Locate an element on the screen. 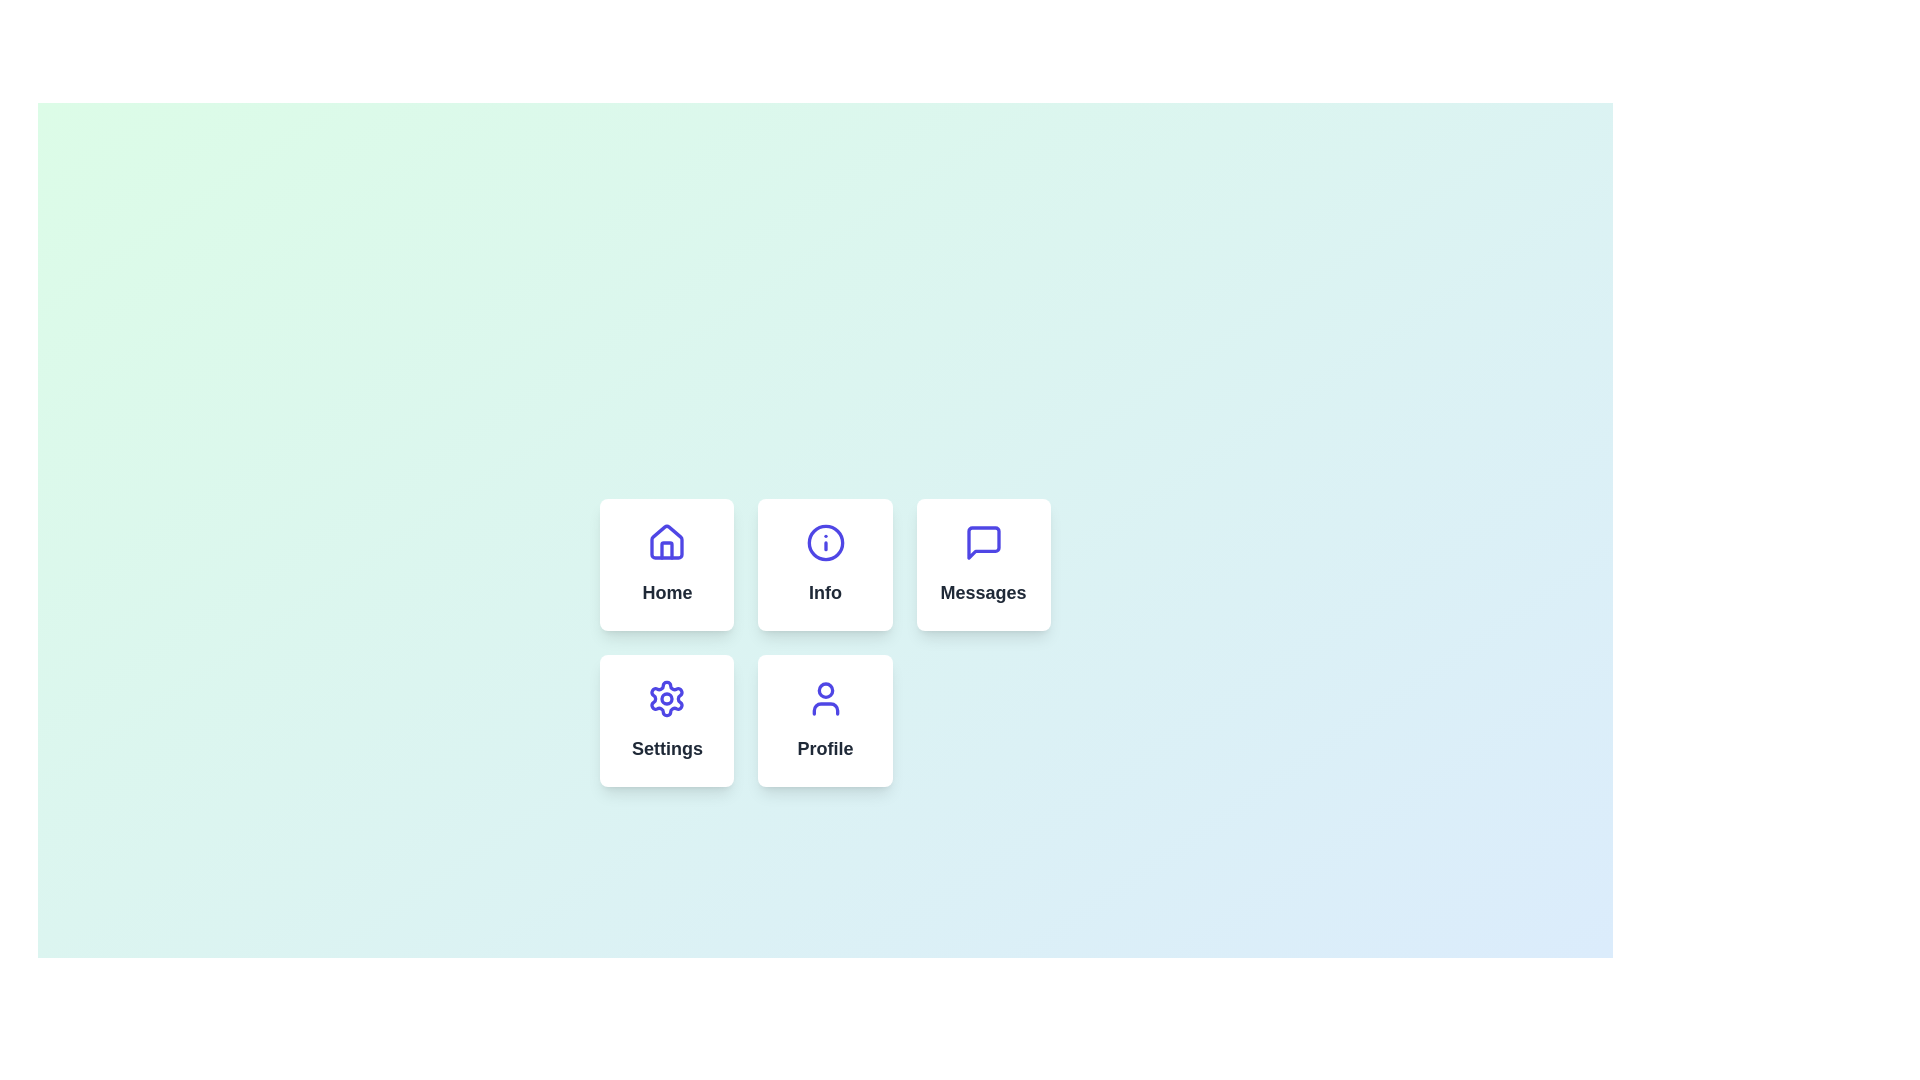 This screenshot has height=1080, width=1920. the icon representing the 'Messages' section, which is located at the top center of the third card in the grid layout is located at coordinates (983, 543).